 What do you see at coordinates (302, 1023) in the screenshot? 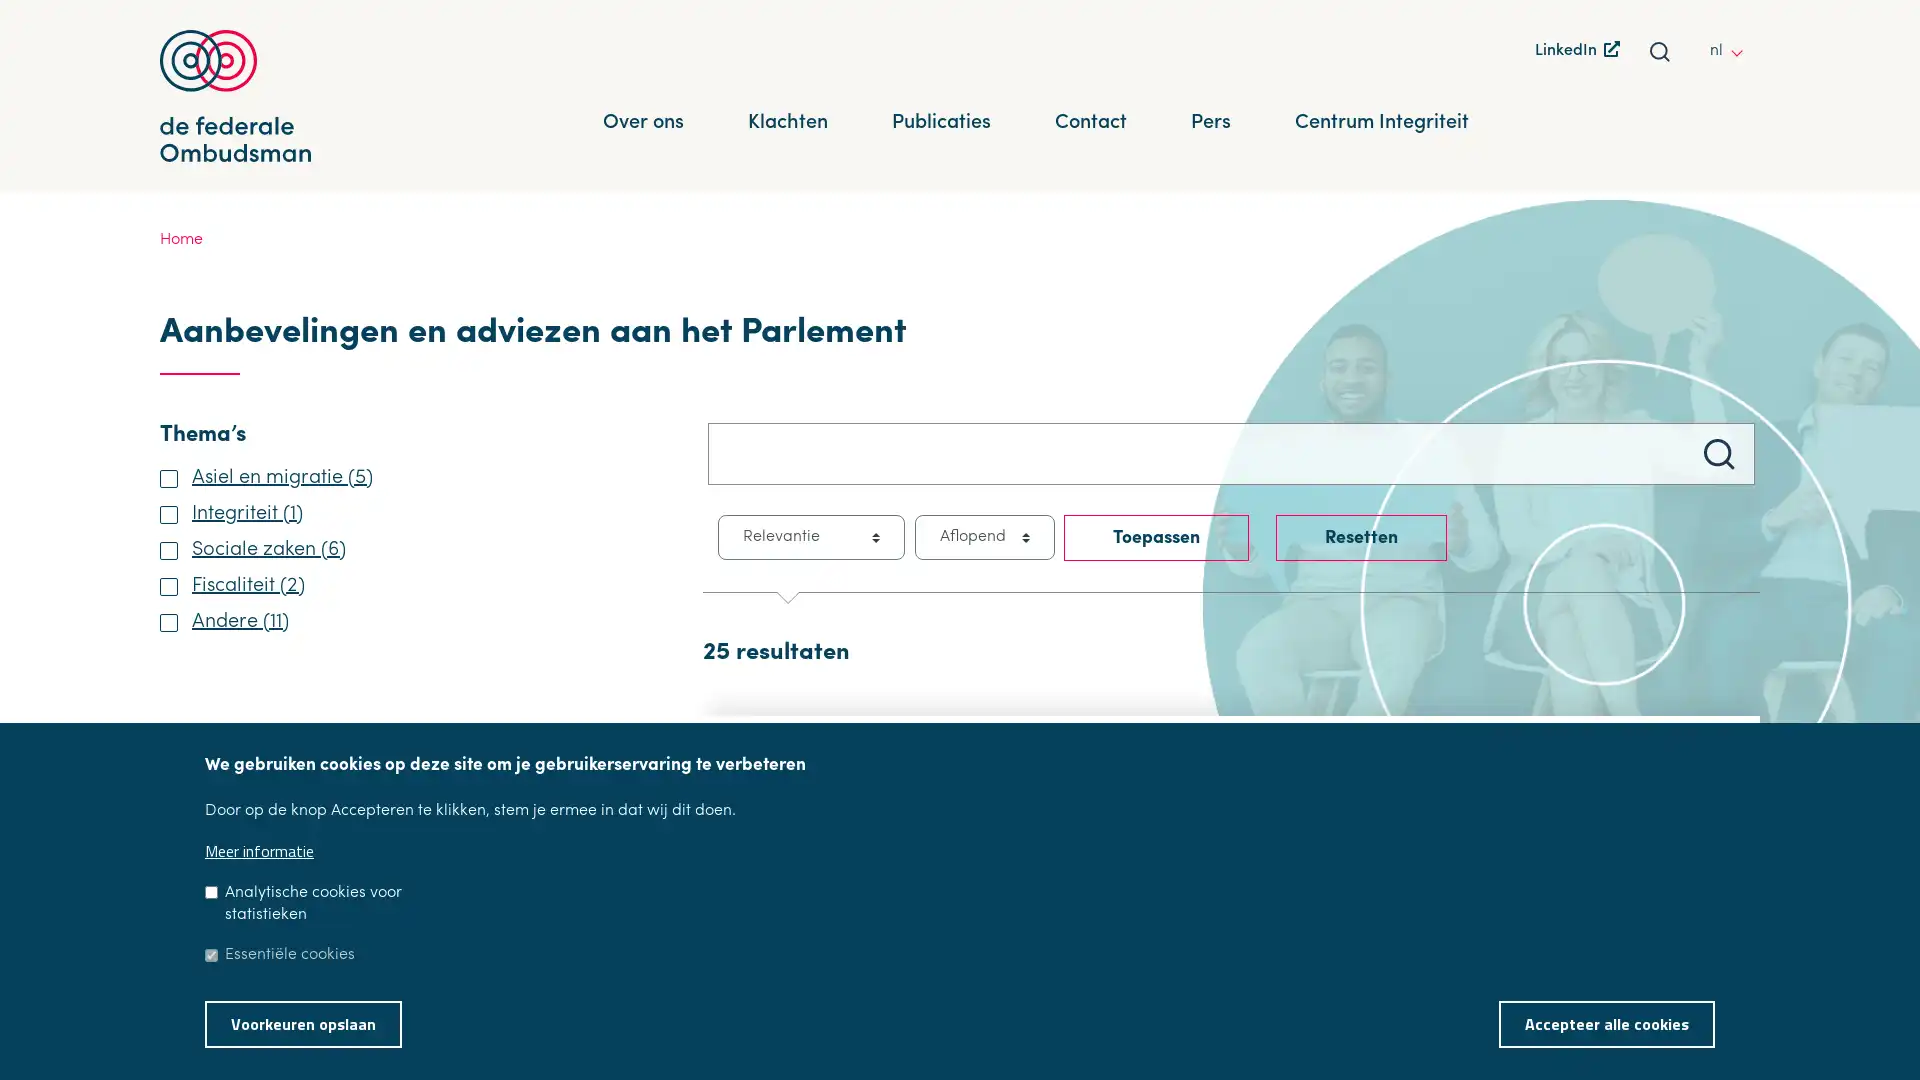
I see `Voorkeuren opslaan` at bounding box center [302, 1023].